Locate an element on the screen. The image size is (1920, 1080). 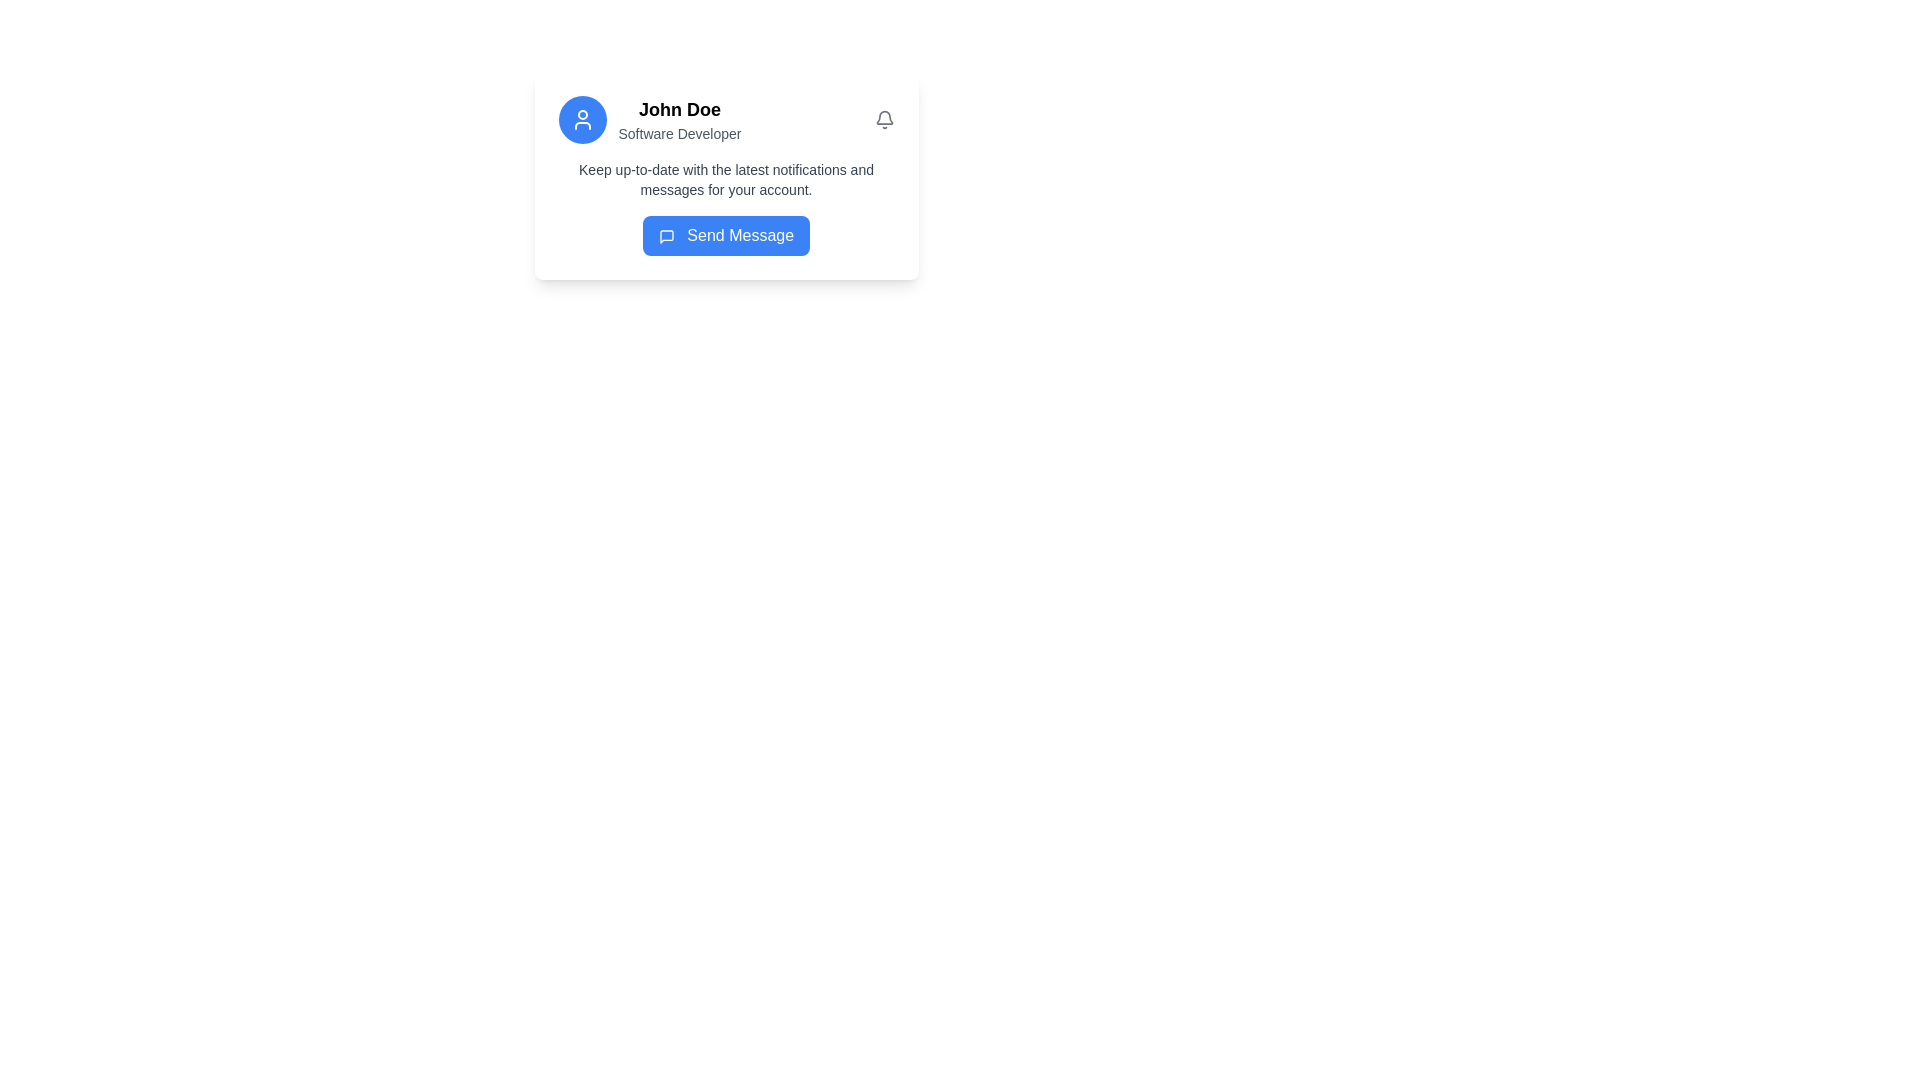
the Icon Button located at the top-right corner of the user profile card is located at coordinates (883, 119).